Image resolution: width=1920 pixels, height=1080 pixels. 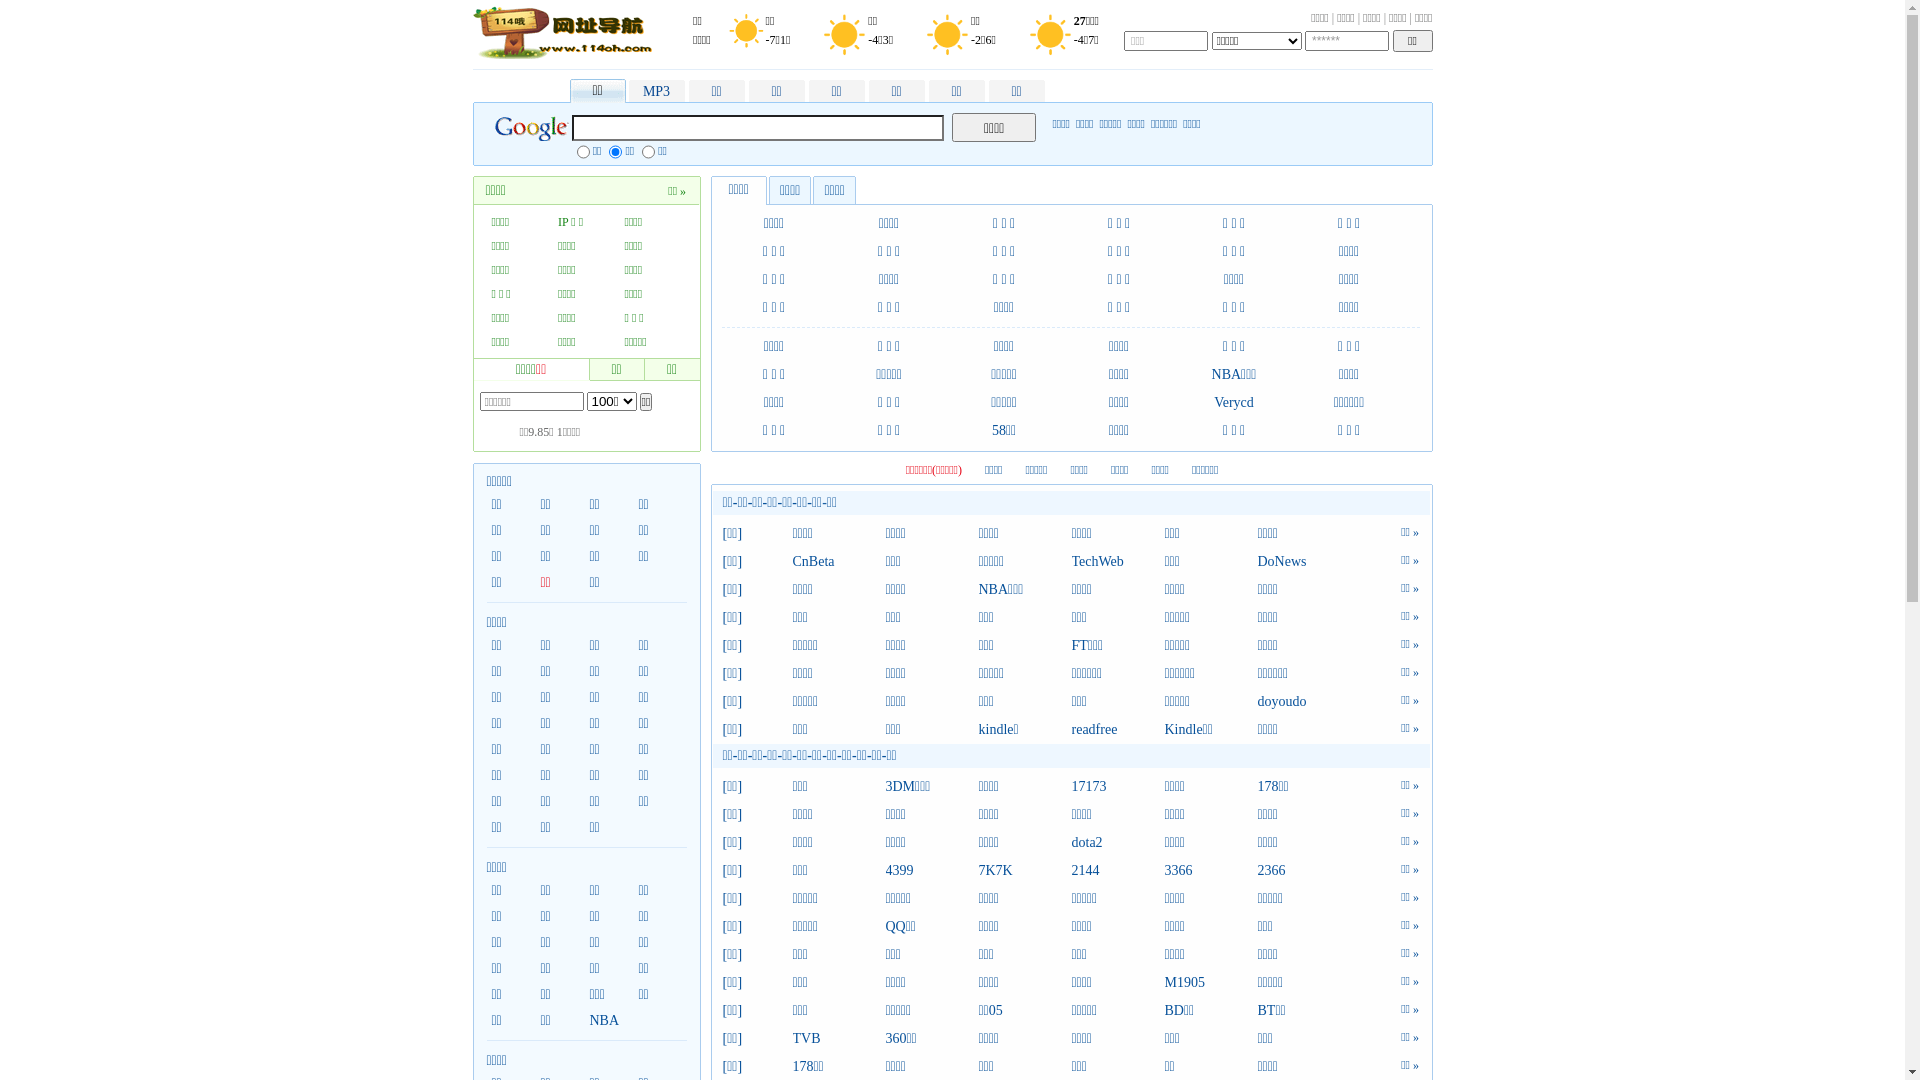 I want to click on 'on', so click(x=614, y=150).